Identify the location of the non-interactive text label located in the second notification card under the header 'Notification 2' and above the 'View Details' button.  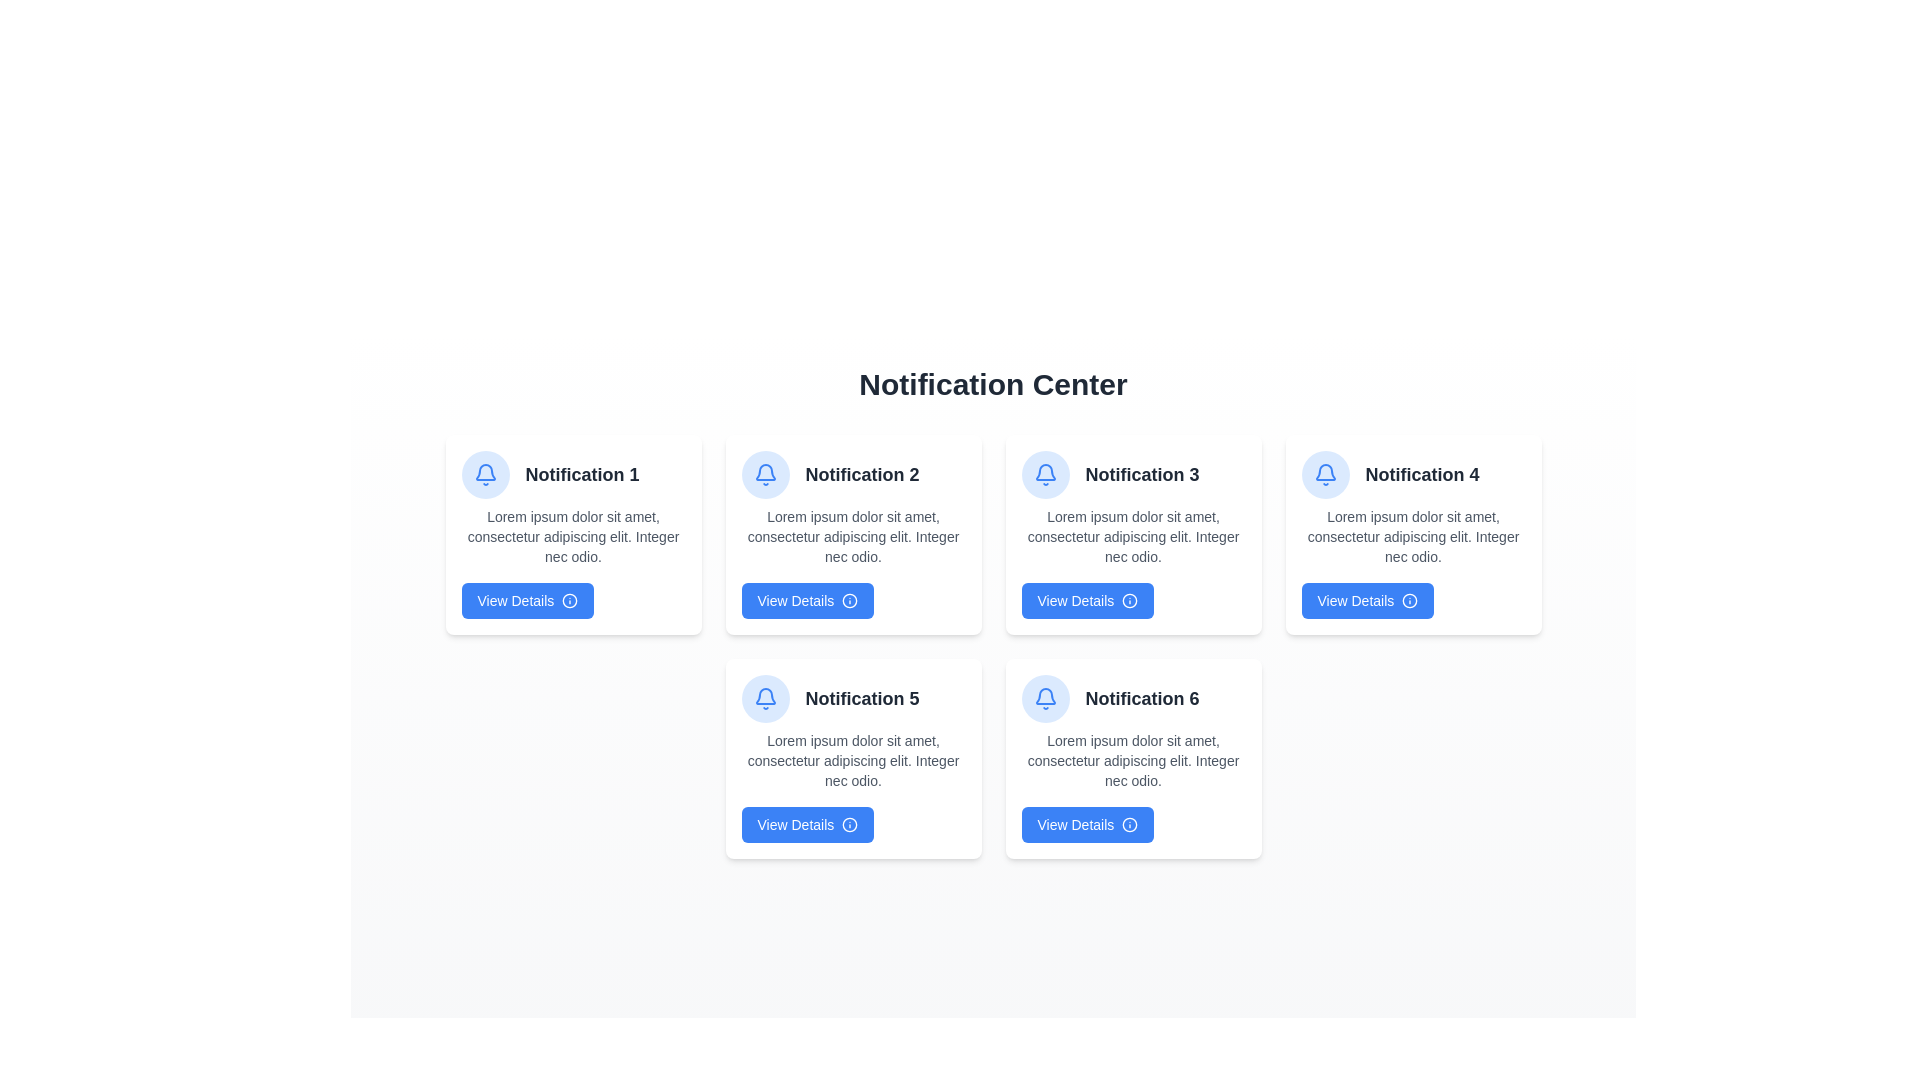
(853, 535).